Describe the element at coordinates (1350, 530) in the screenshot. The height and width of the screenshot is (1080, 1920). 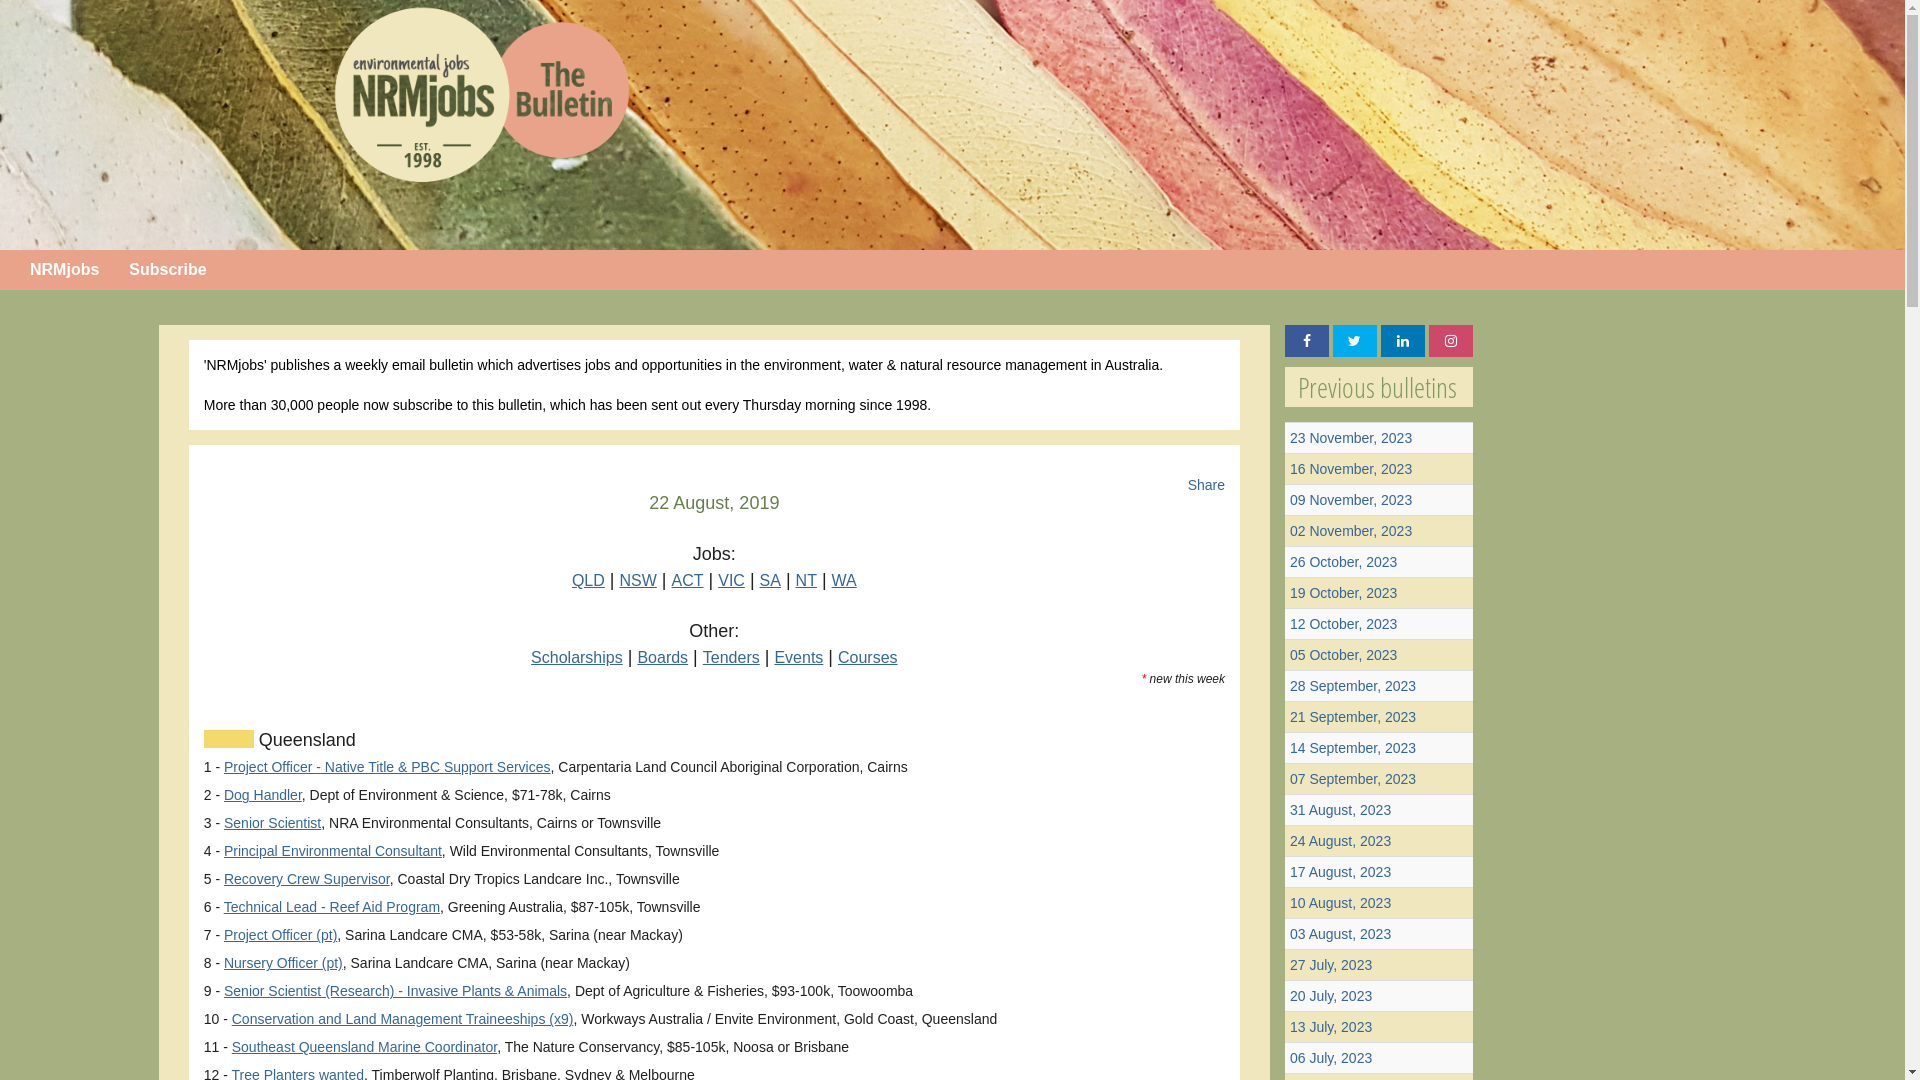
I see `'02 November, 2023'` at that location.